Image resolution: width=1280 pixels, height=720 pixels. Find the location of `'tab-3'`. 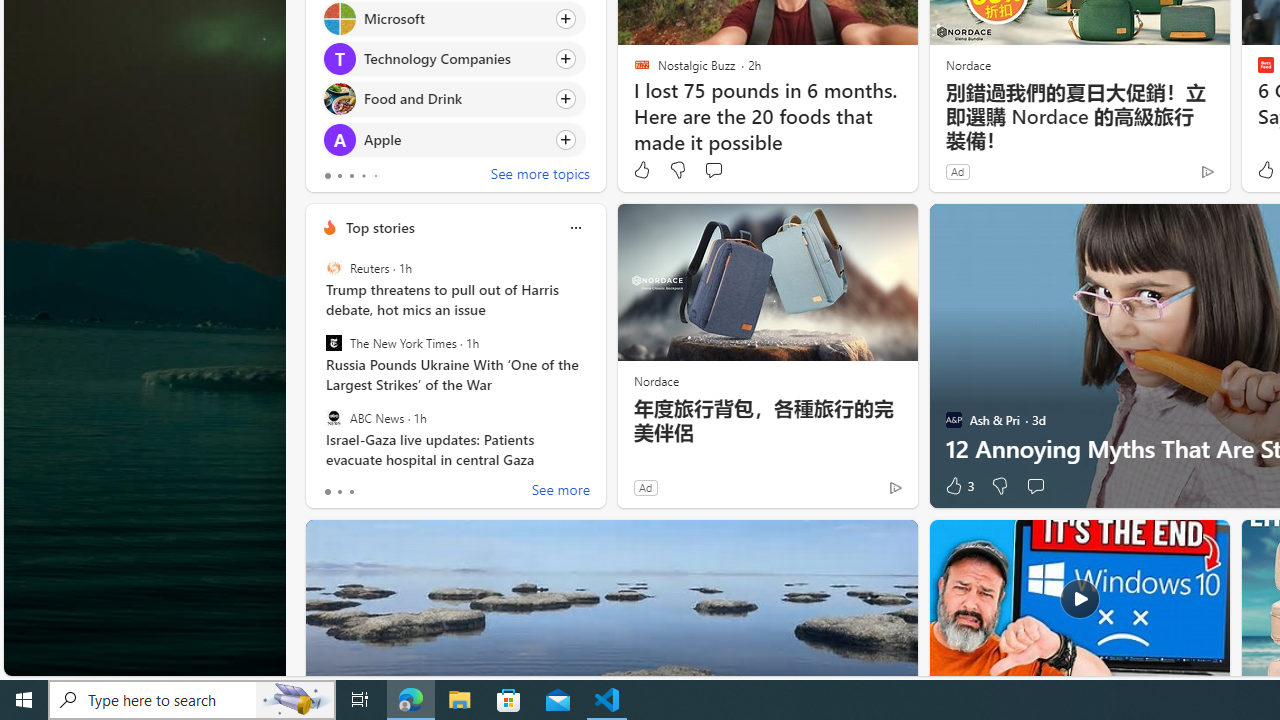

'tab-3' is located at coordinates (363, 175).